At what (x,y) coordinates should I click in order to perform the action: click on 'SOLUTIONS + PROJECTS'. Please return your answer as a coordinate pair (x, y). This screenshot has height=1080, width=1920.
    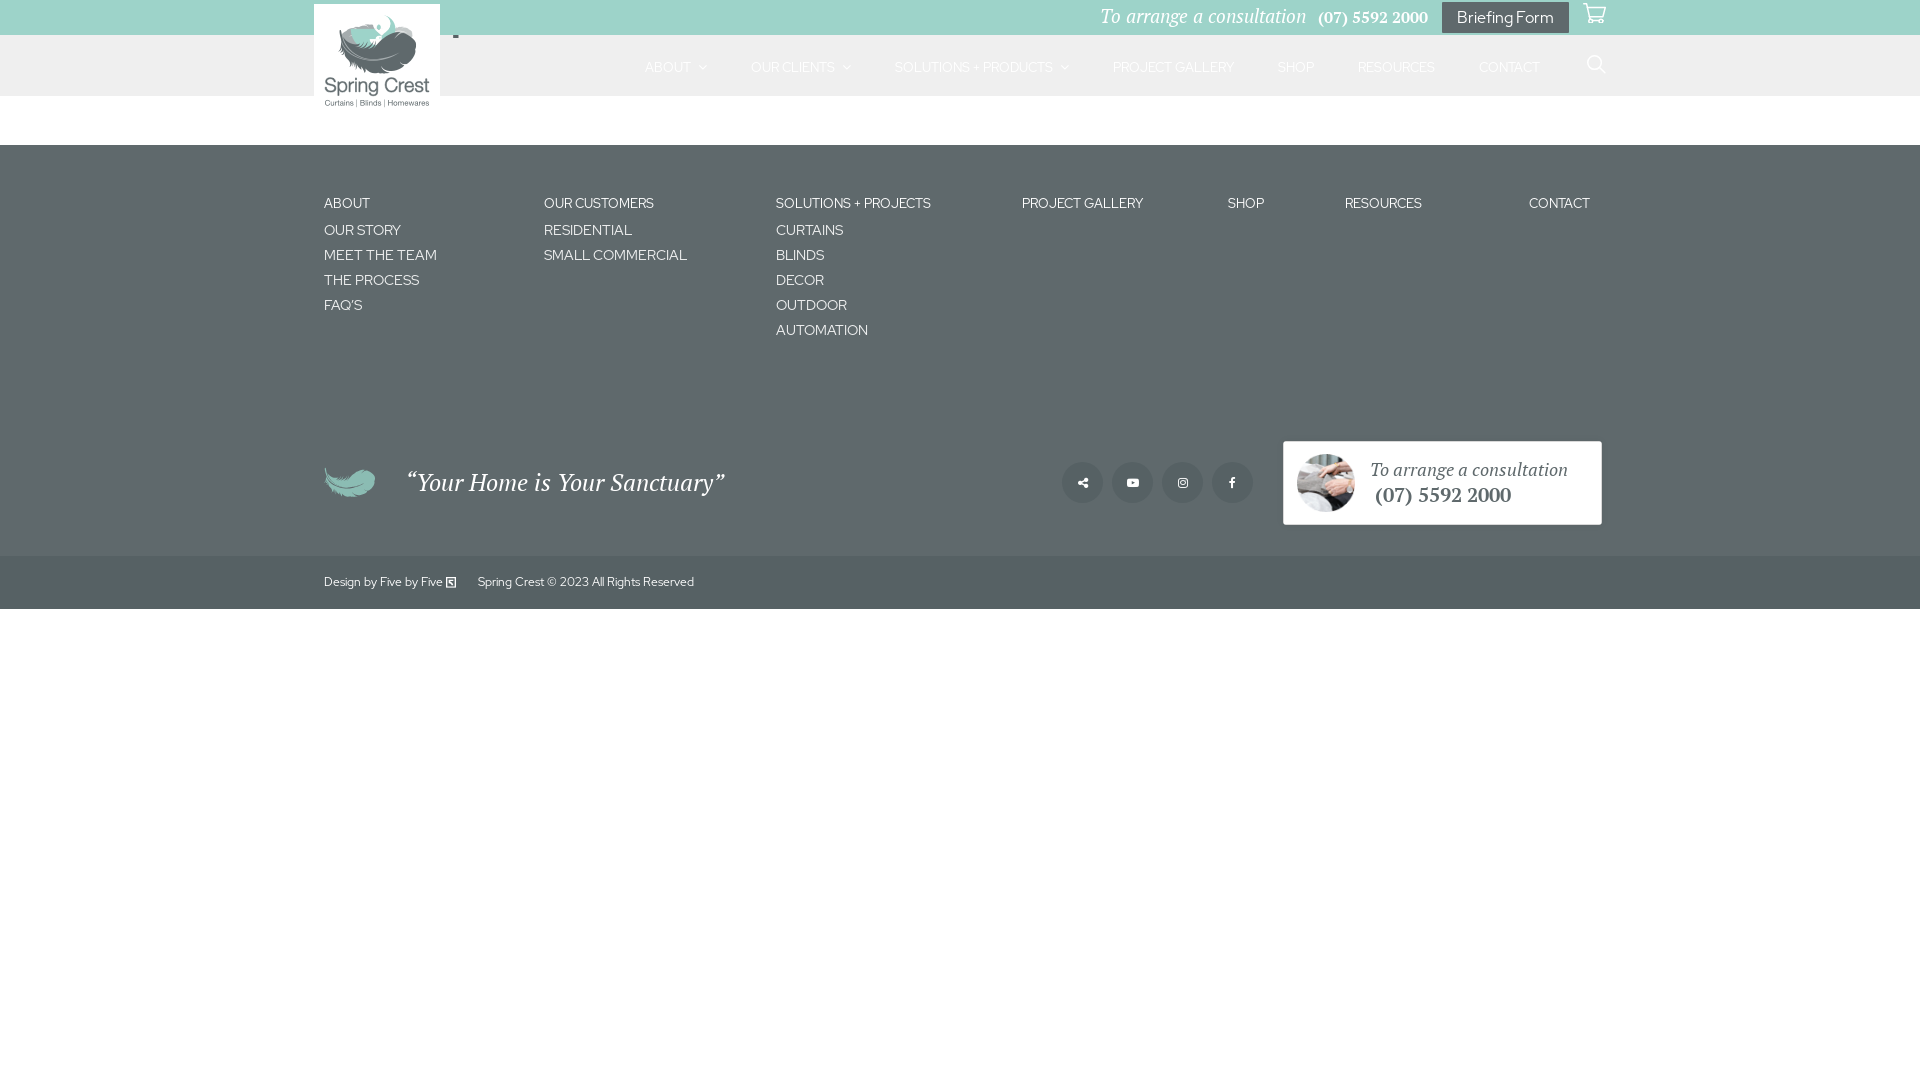
    Looking at the image, I should click on (853, 203).